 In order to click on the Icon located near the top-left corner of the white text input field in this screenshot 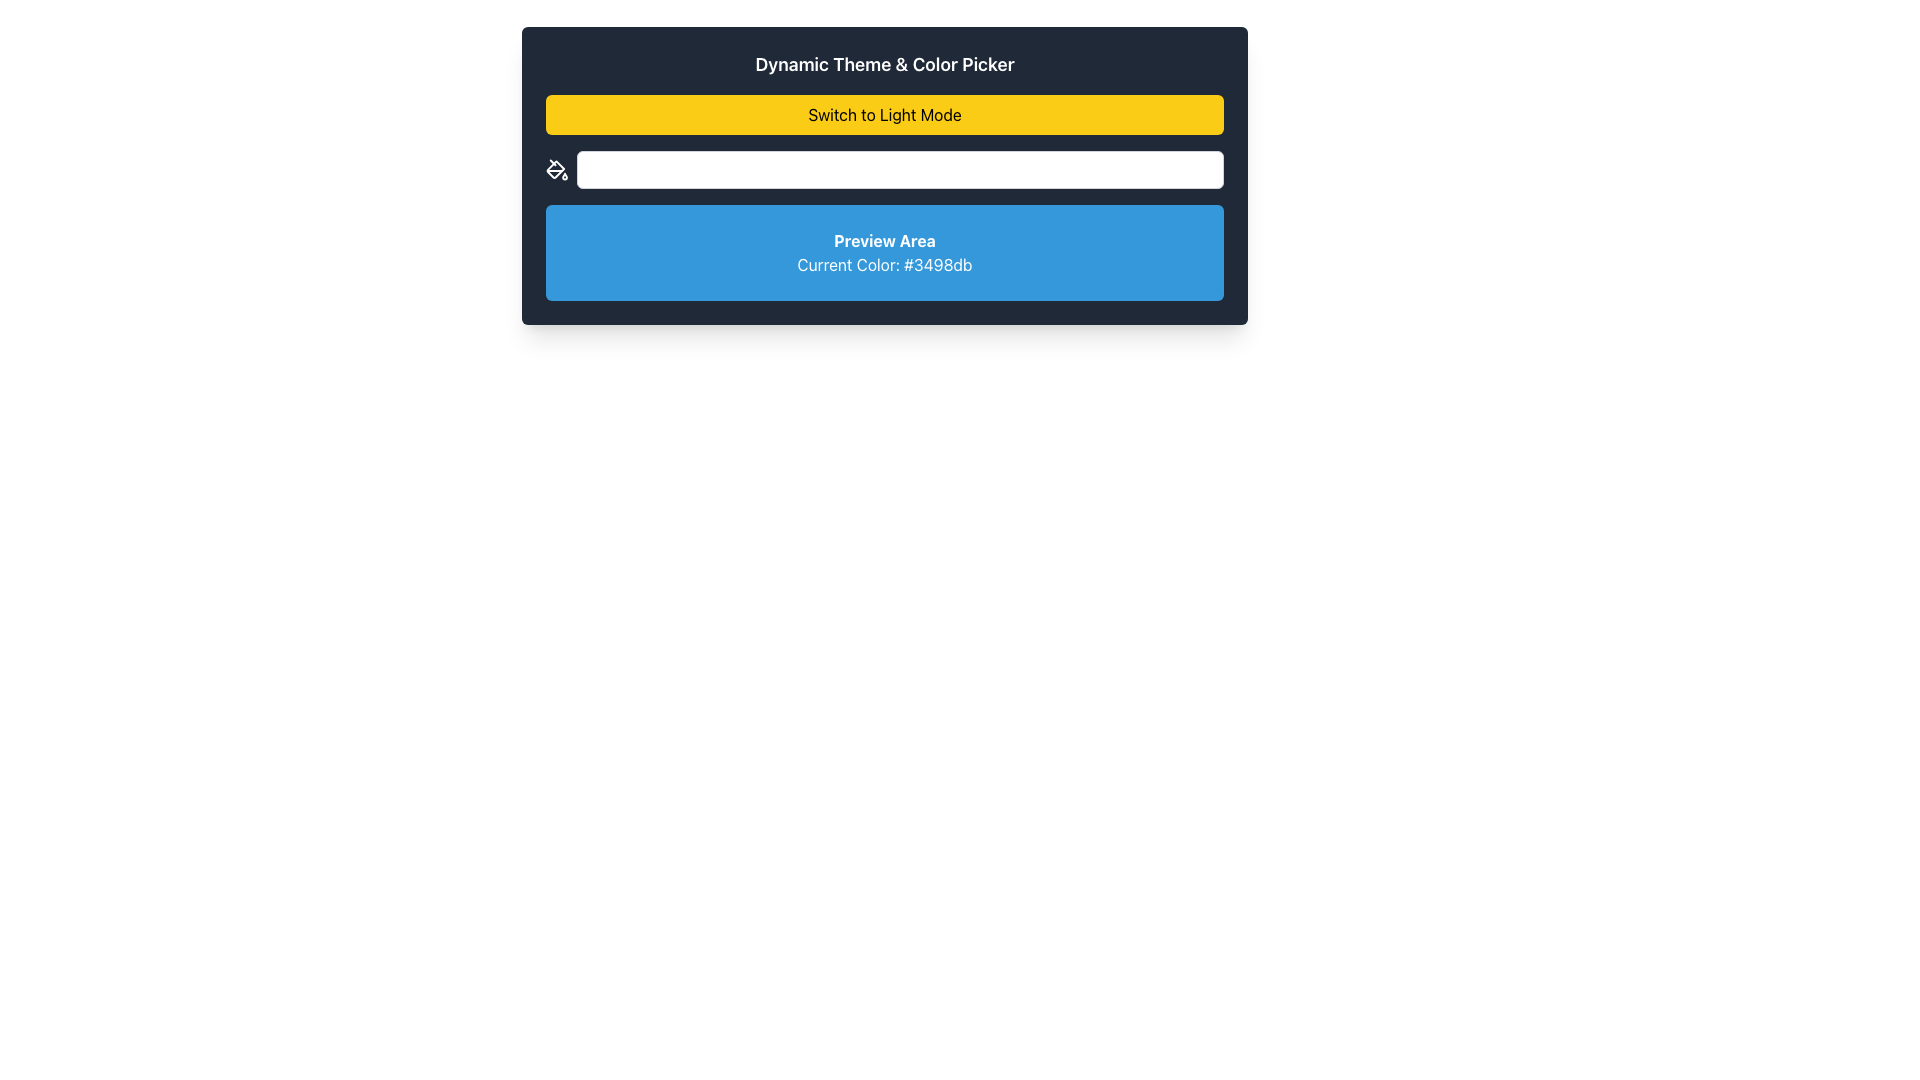, I will do `click(555, 168)`.